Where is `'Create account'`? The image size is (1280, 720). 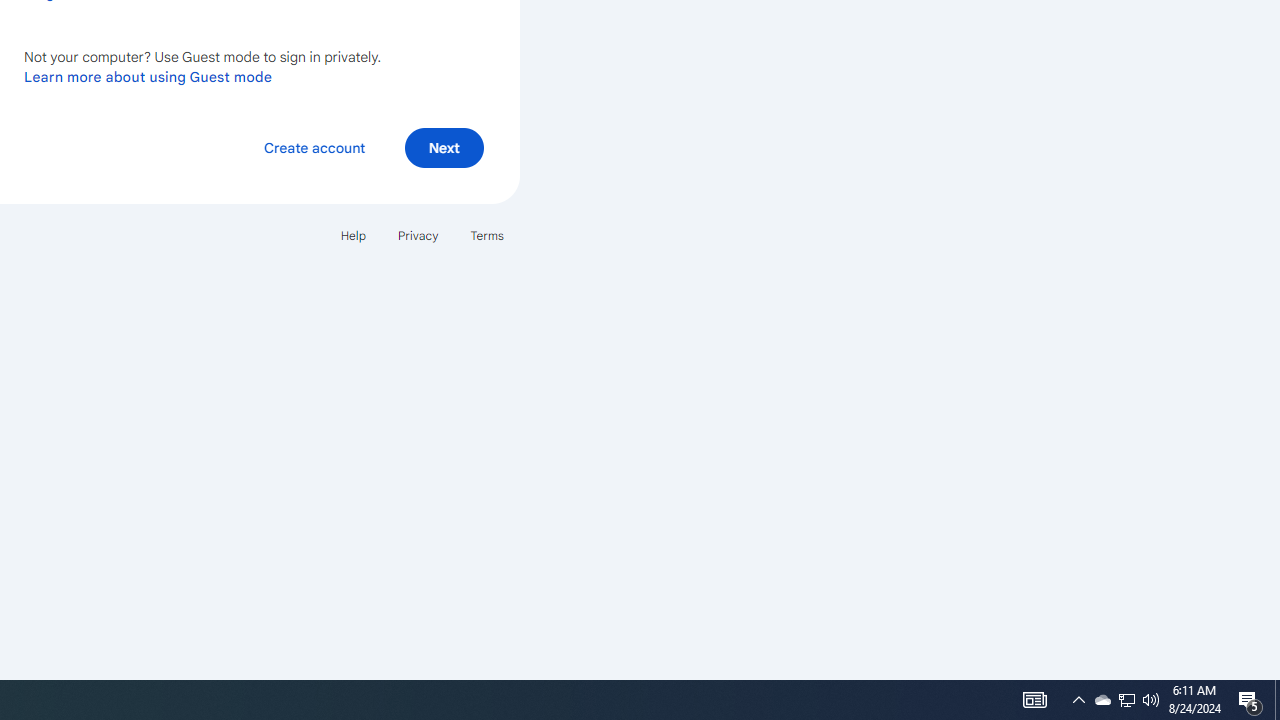 'Create account' is located at coordinates (313, 146).